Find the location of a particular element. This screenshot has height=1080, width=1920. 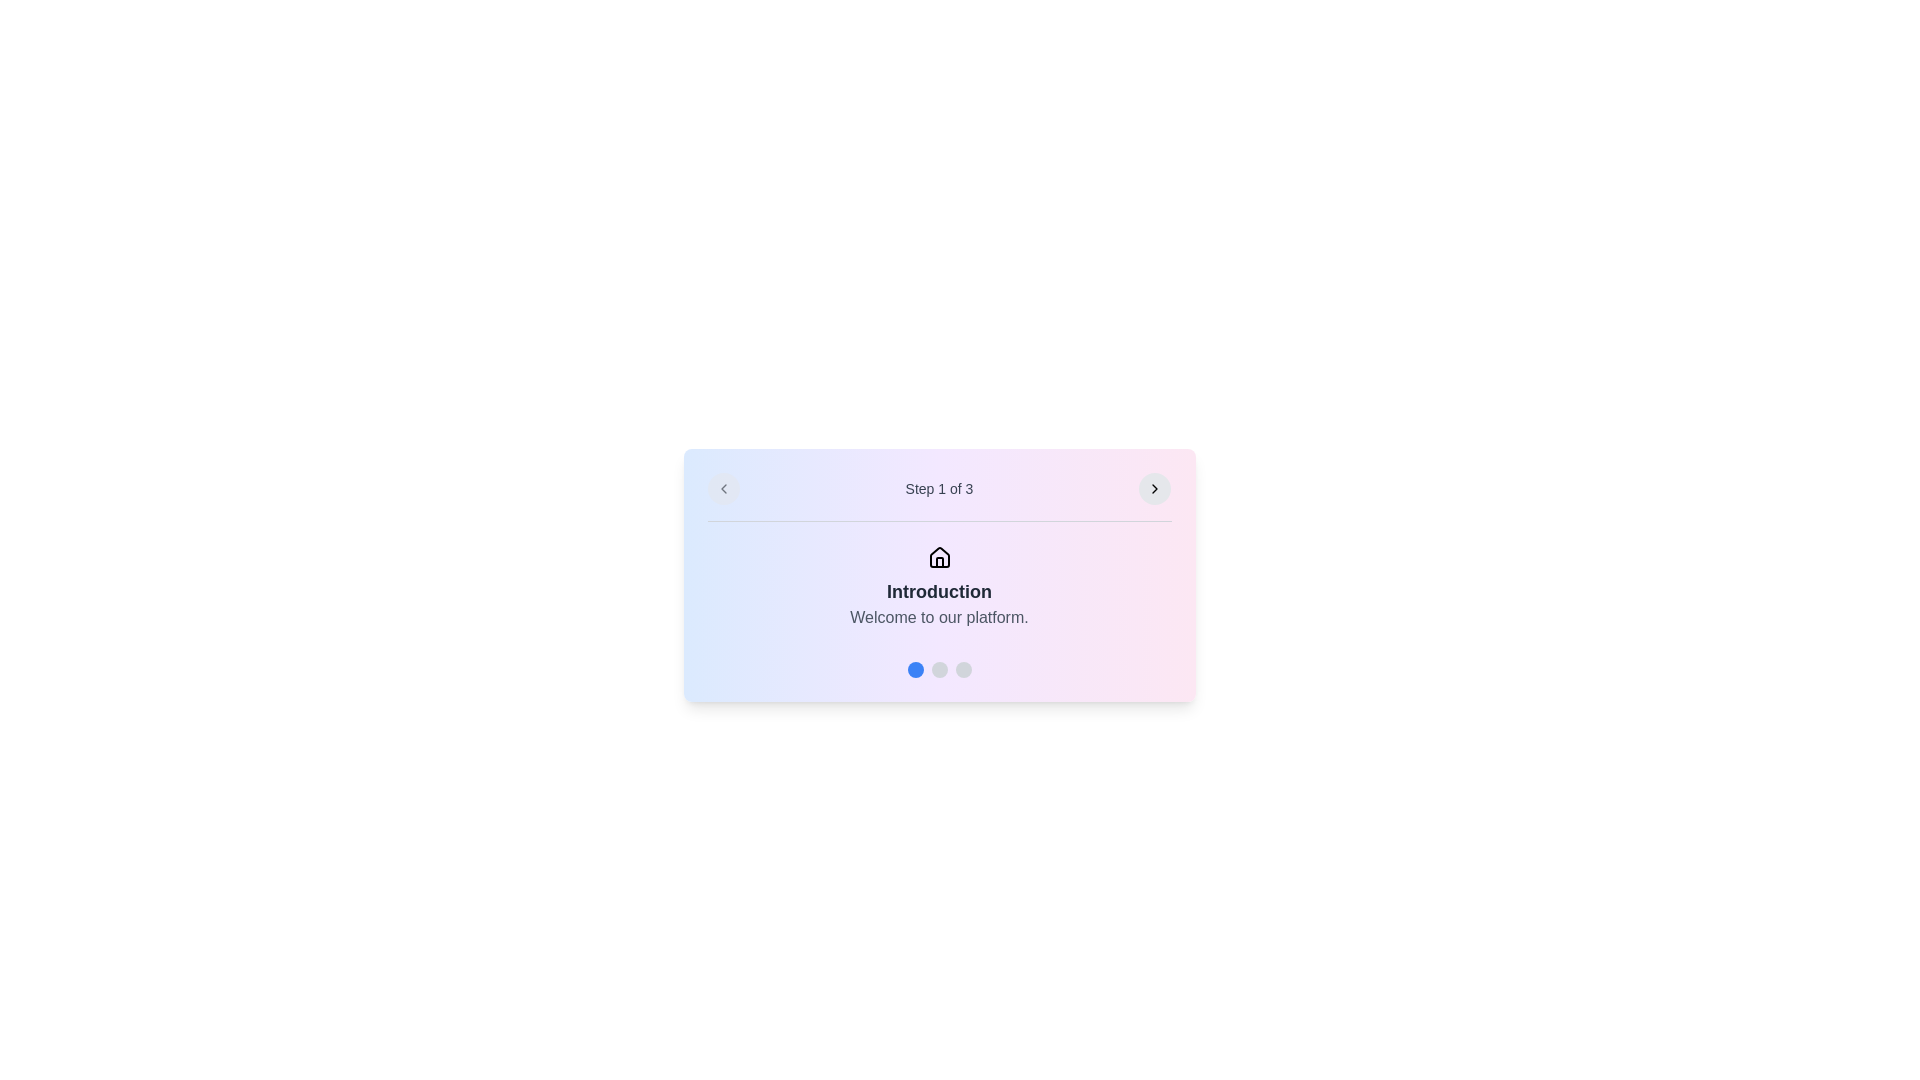

the small circular button with a gray background and a left-pointing chevron icon, located to the left of the text 'Step 1 of 3' in the navigation bar is located at coordinates (722, 489).